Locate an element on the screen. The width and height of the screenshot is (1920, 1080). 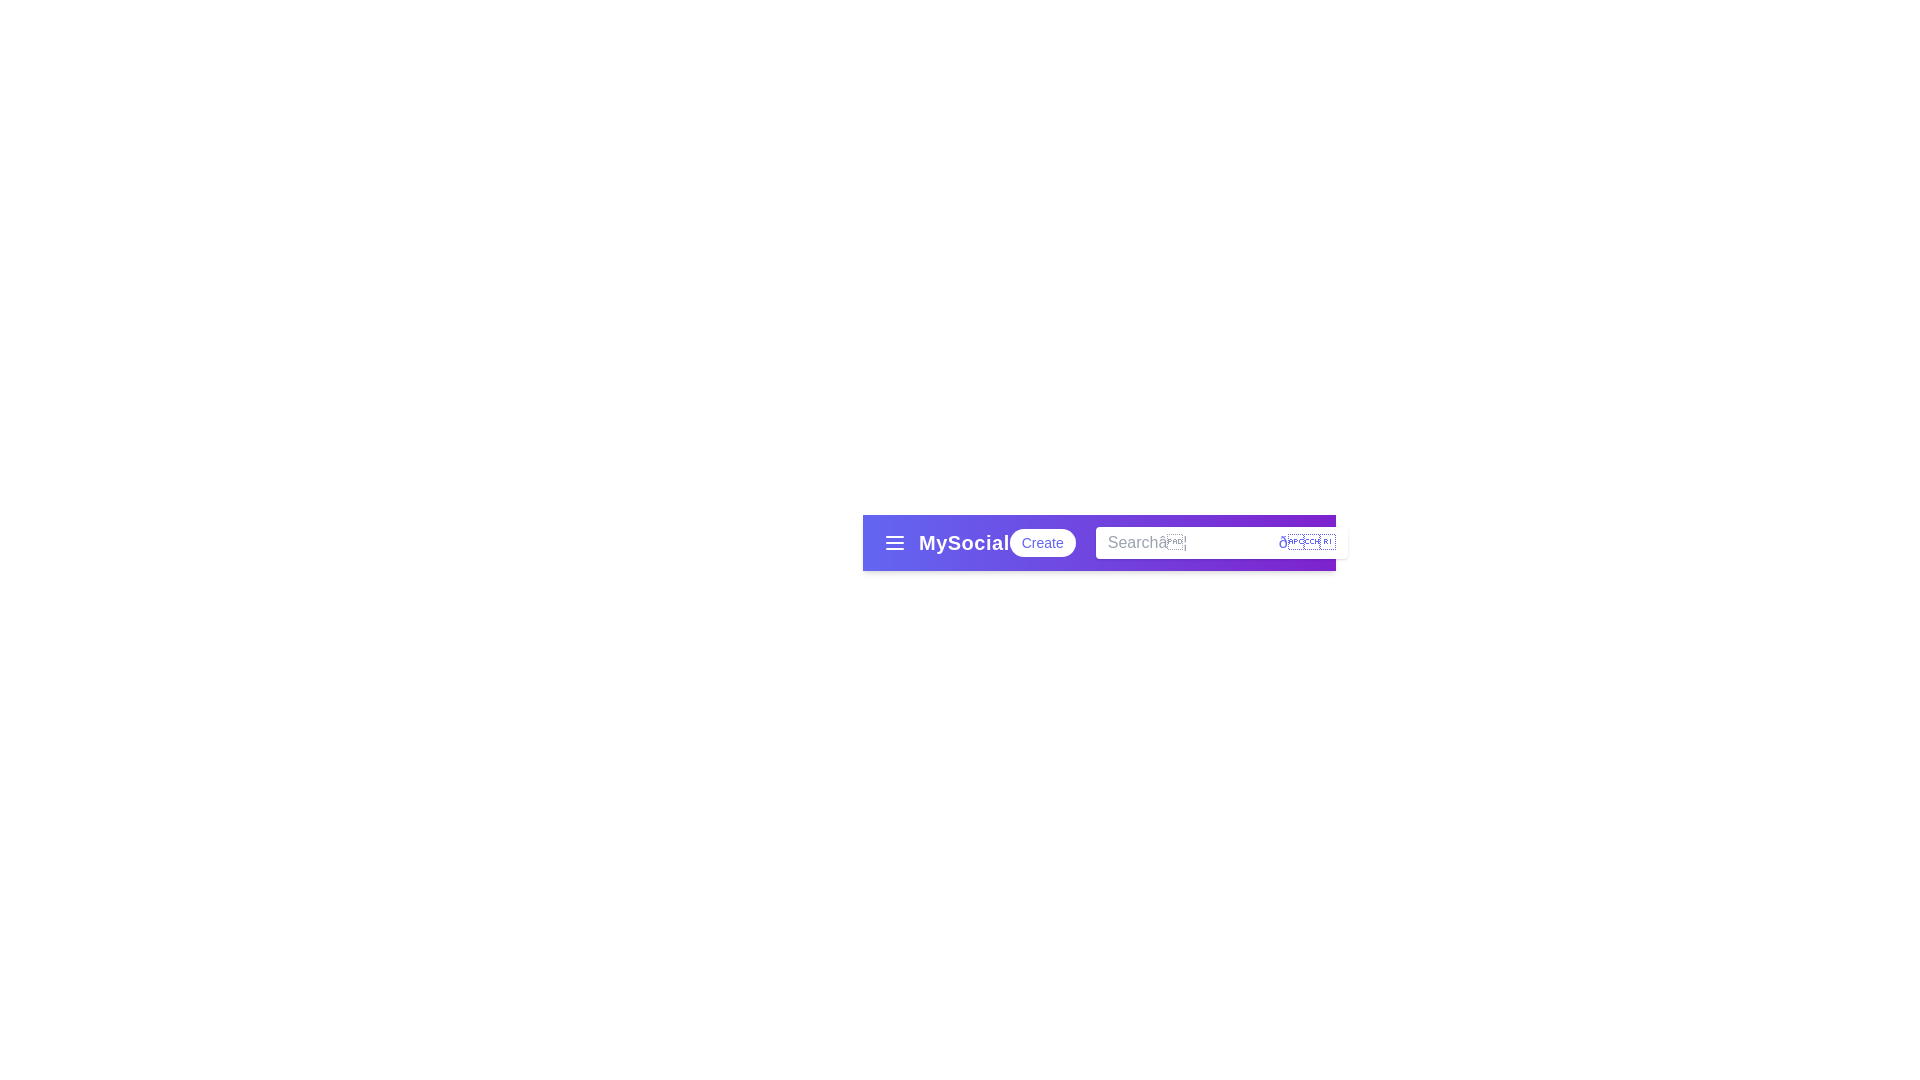
the menu icon to toggle the menu is located at coordinates (893, 543).